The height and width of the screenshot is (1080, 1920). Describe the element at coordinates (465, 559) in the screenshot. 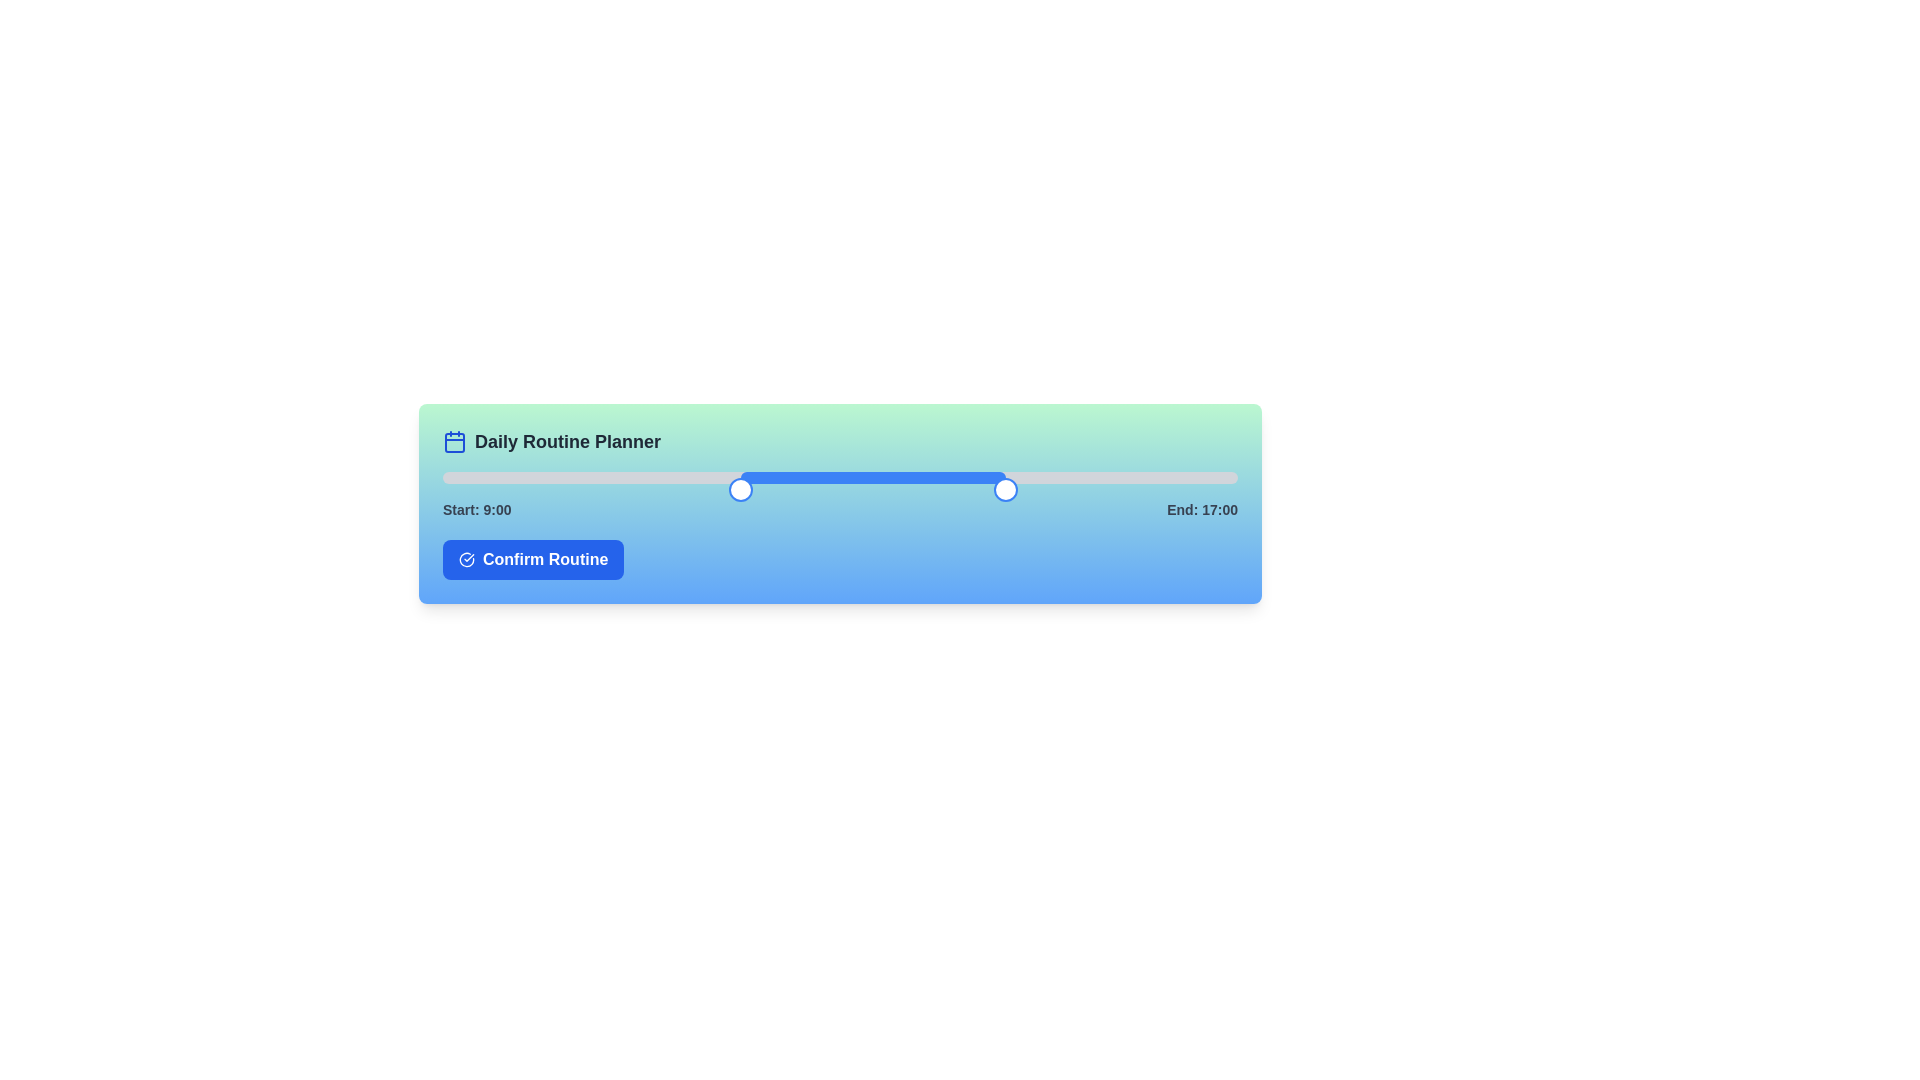

I see `the status indicator icon located to the left of the 'Confirm Routine' button, which serves as a confirmation or completed state indicator` at that location.